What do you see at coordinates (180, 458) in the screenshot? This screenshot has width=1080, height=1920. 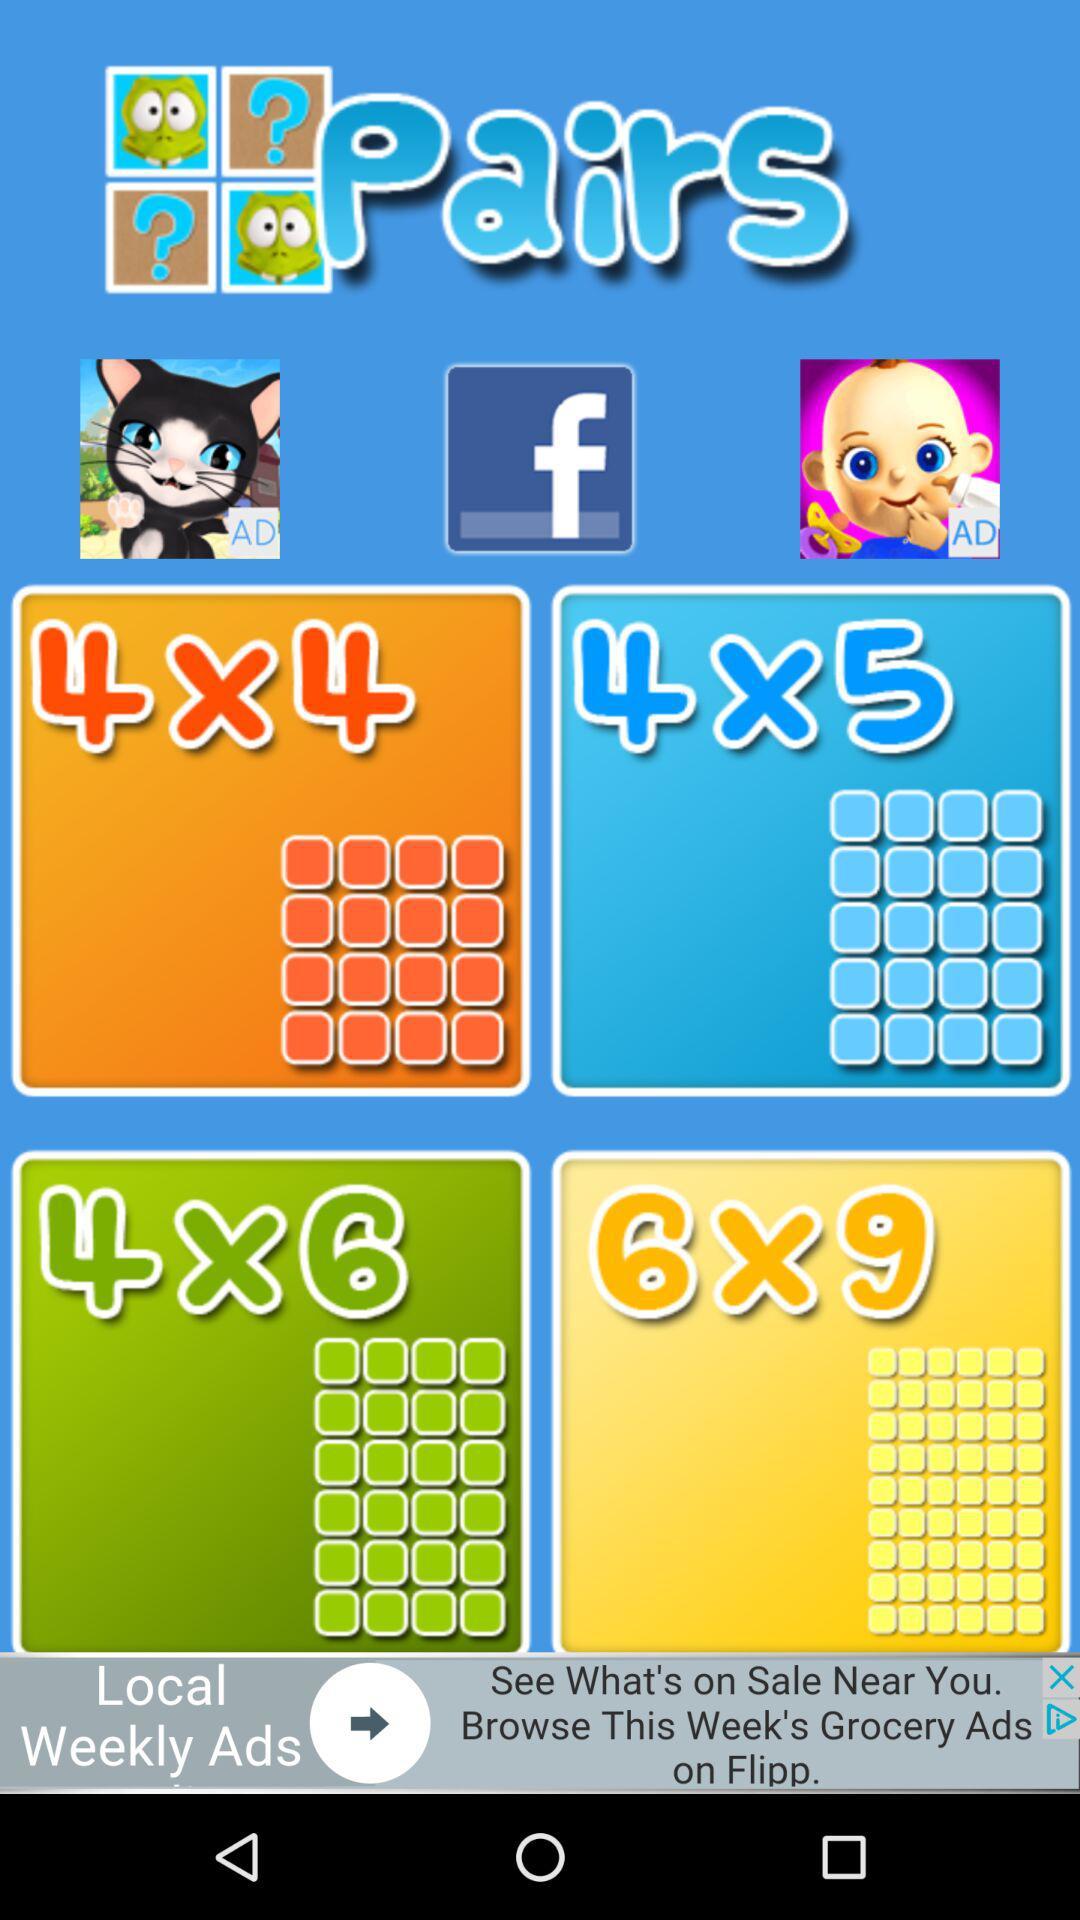 I see `open the advertisements` at bounding box center [180, 458].